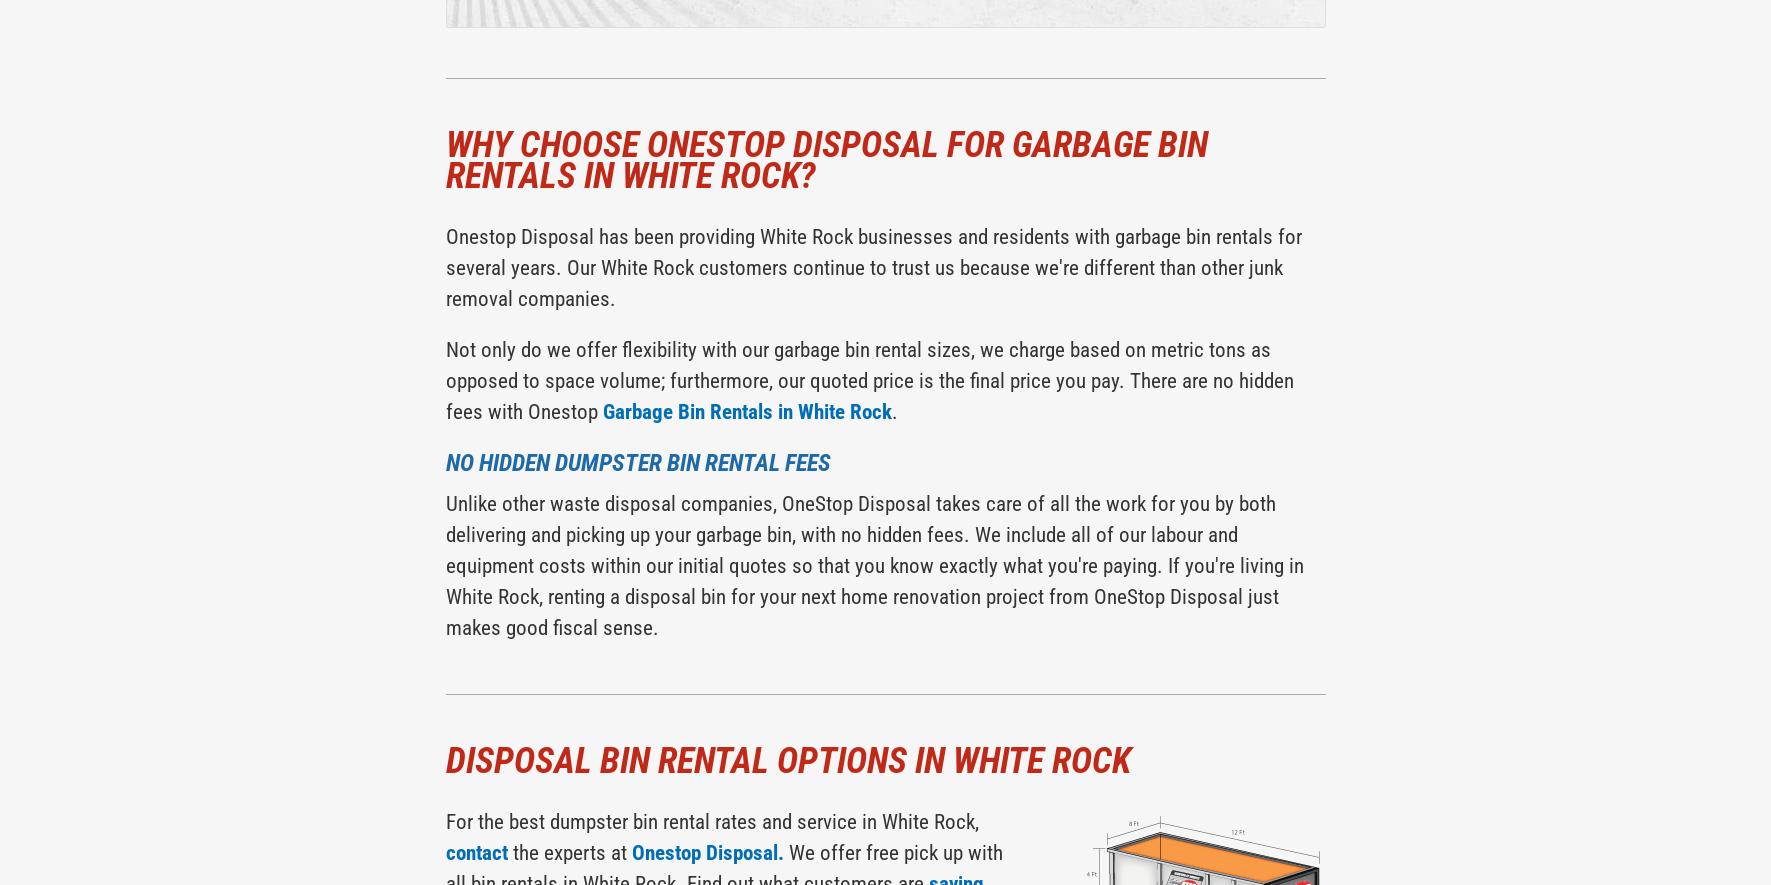  What do you see at coordinates (445, 851) in the screenshot?
I see `'contact'` at bounding box center [445, 851].